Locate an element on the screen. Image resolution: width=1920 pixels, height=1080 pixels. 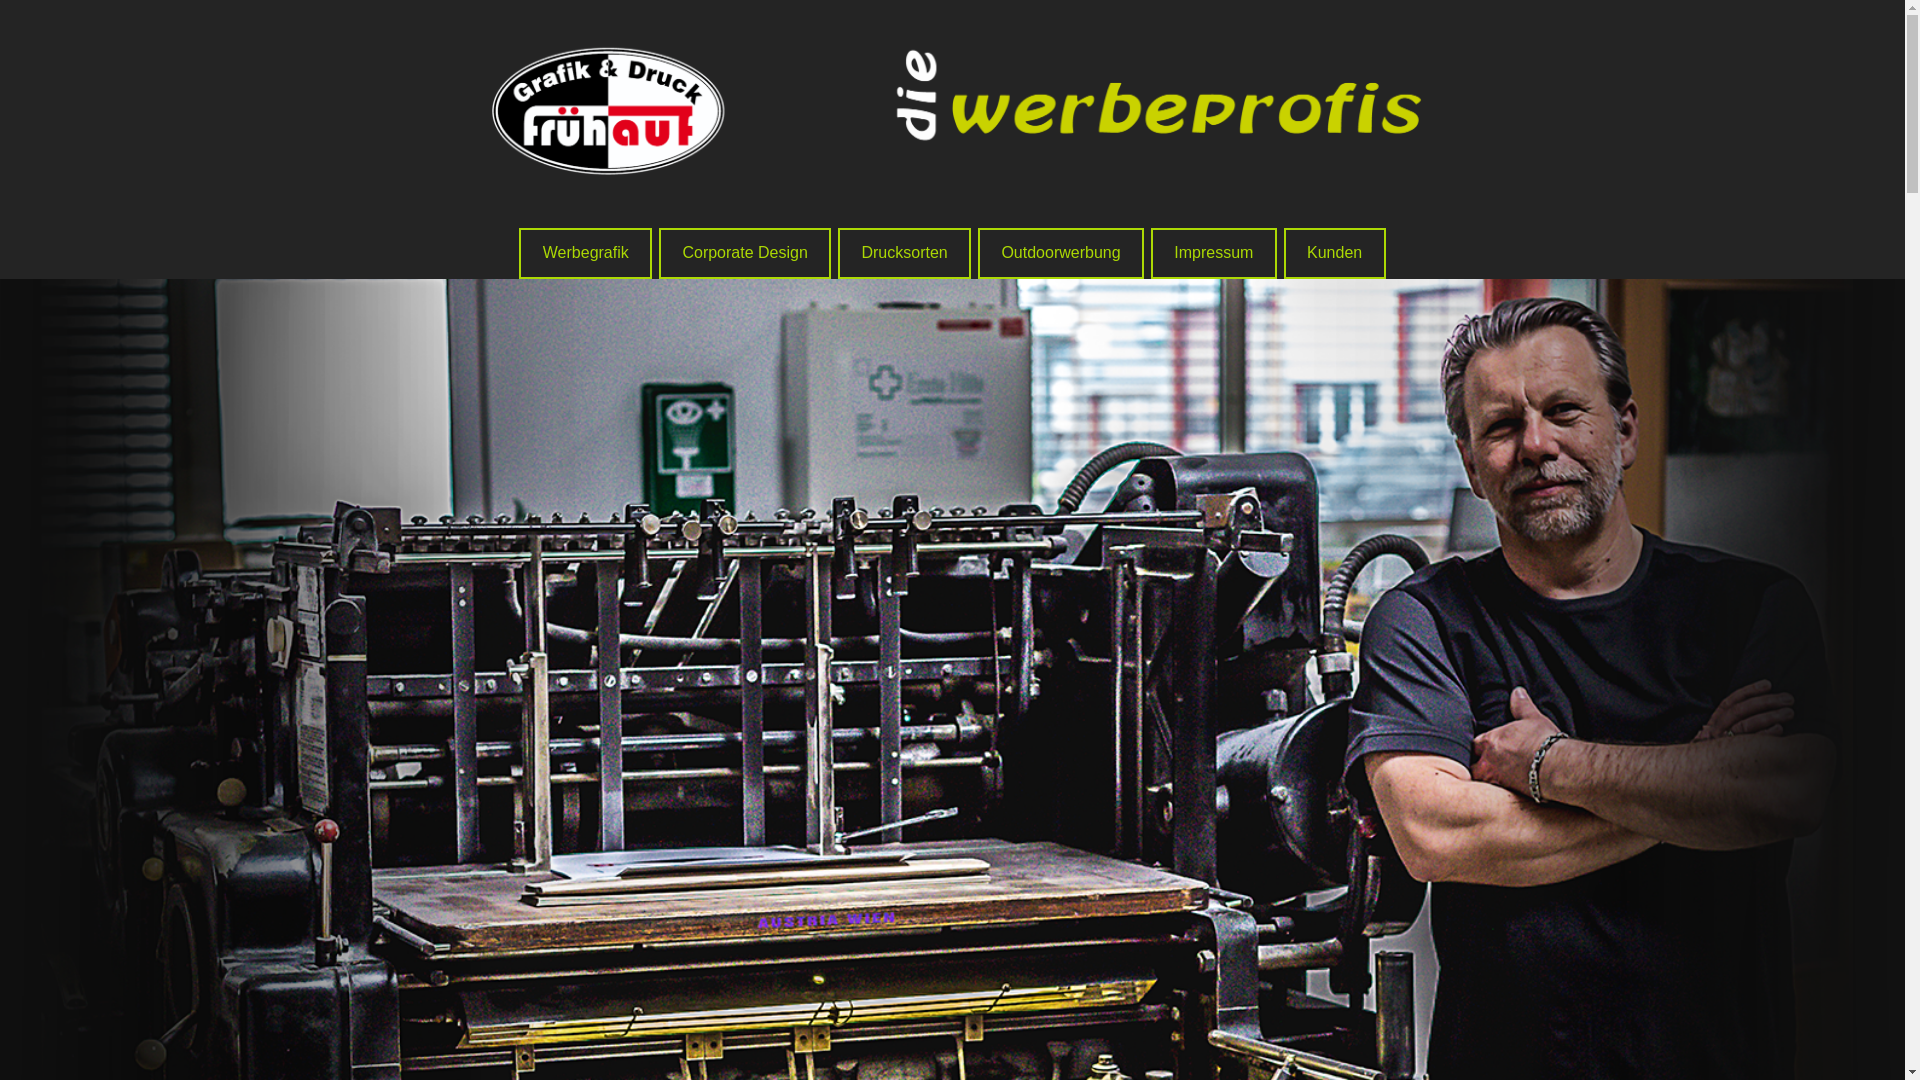
'Impressum' is located at coordinates (1213, 252).